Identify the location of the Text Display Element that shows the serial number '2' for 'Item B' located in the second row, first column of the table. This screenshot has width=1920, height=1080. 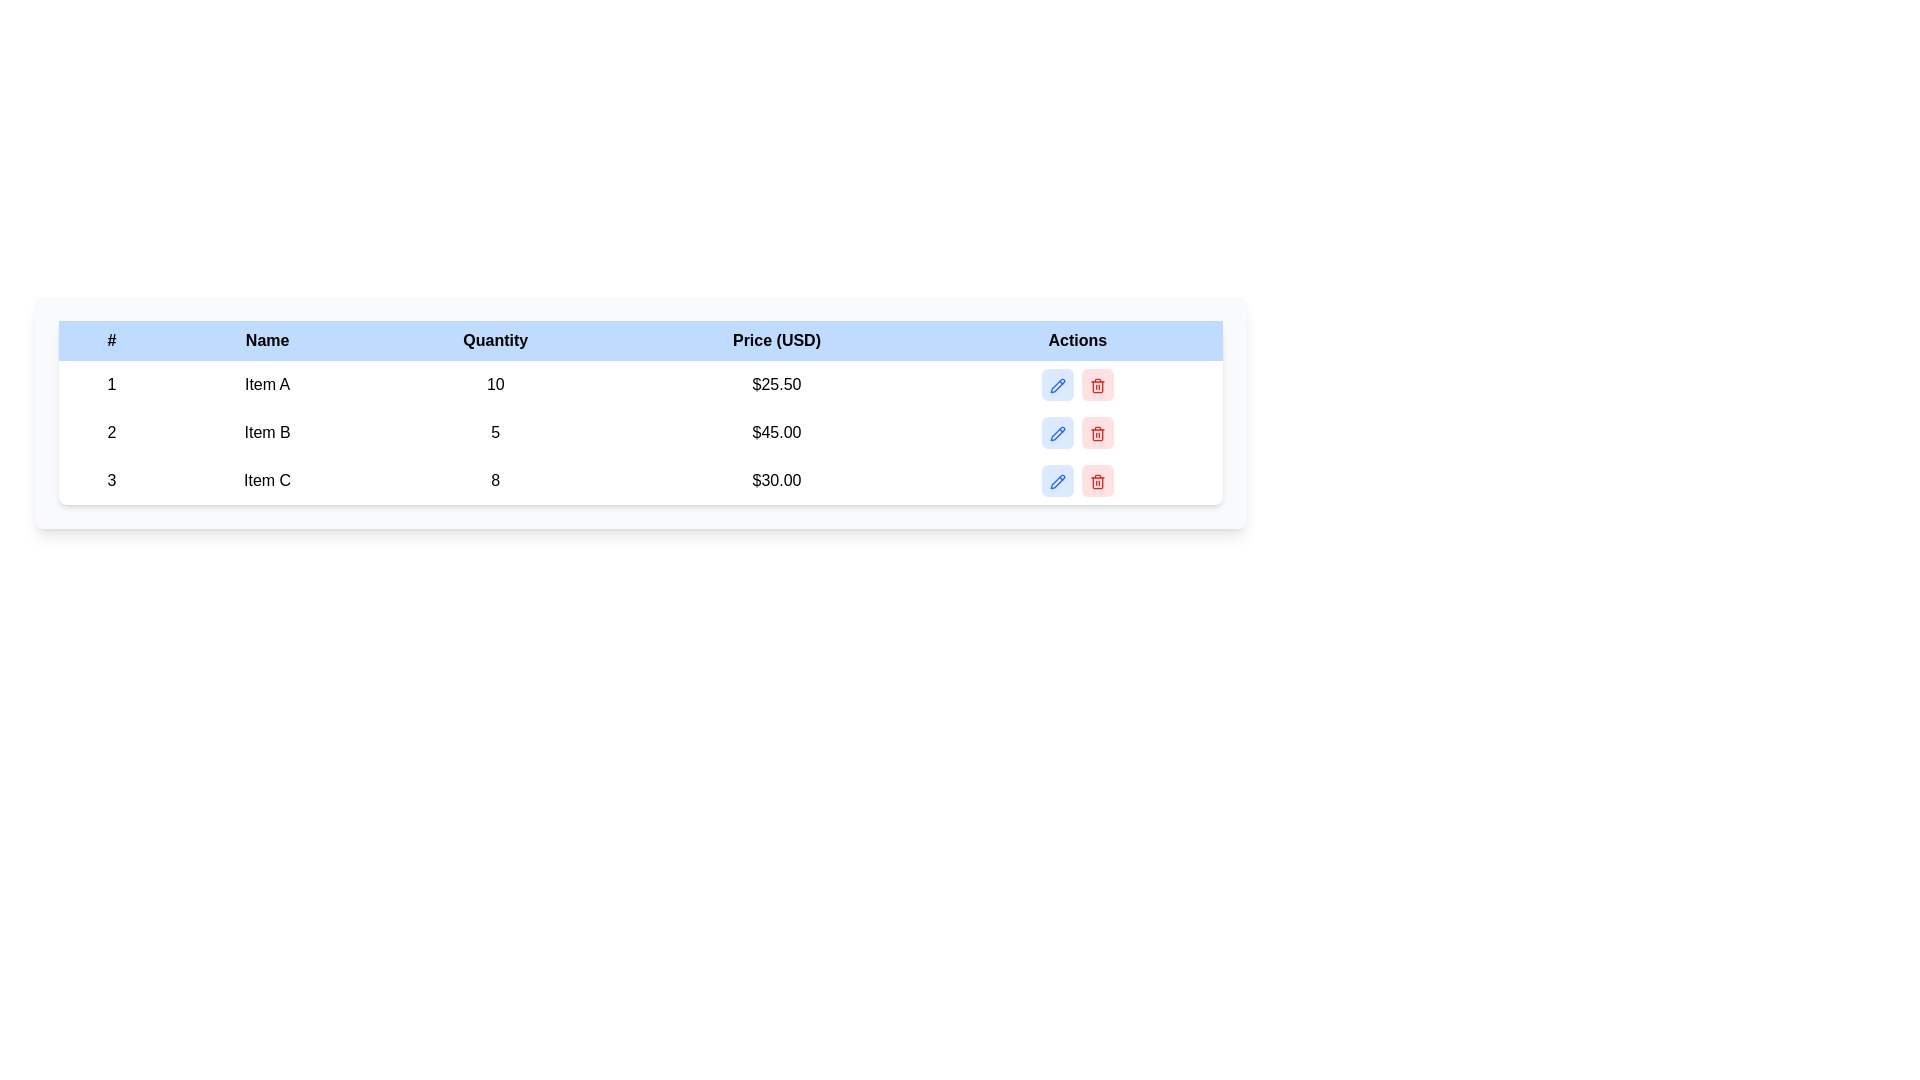
(110, 431).